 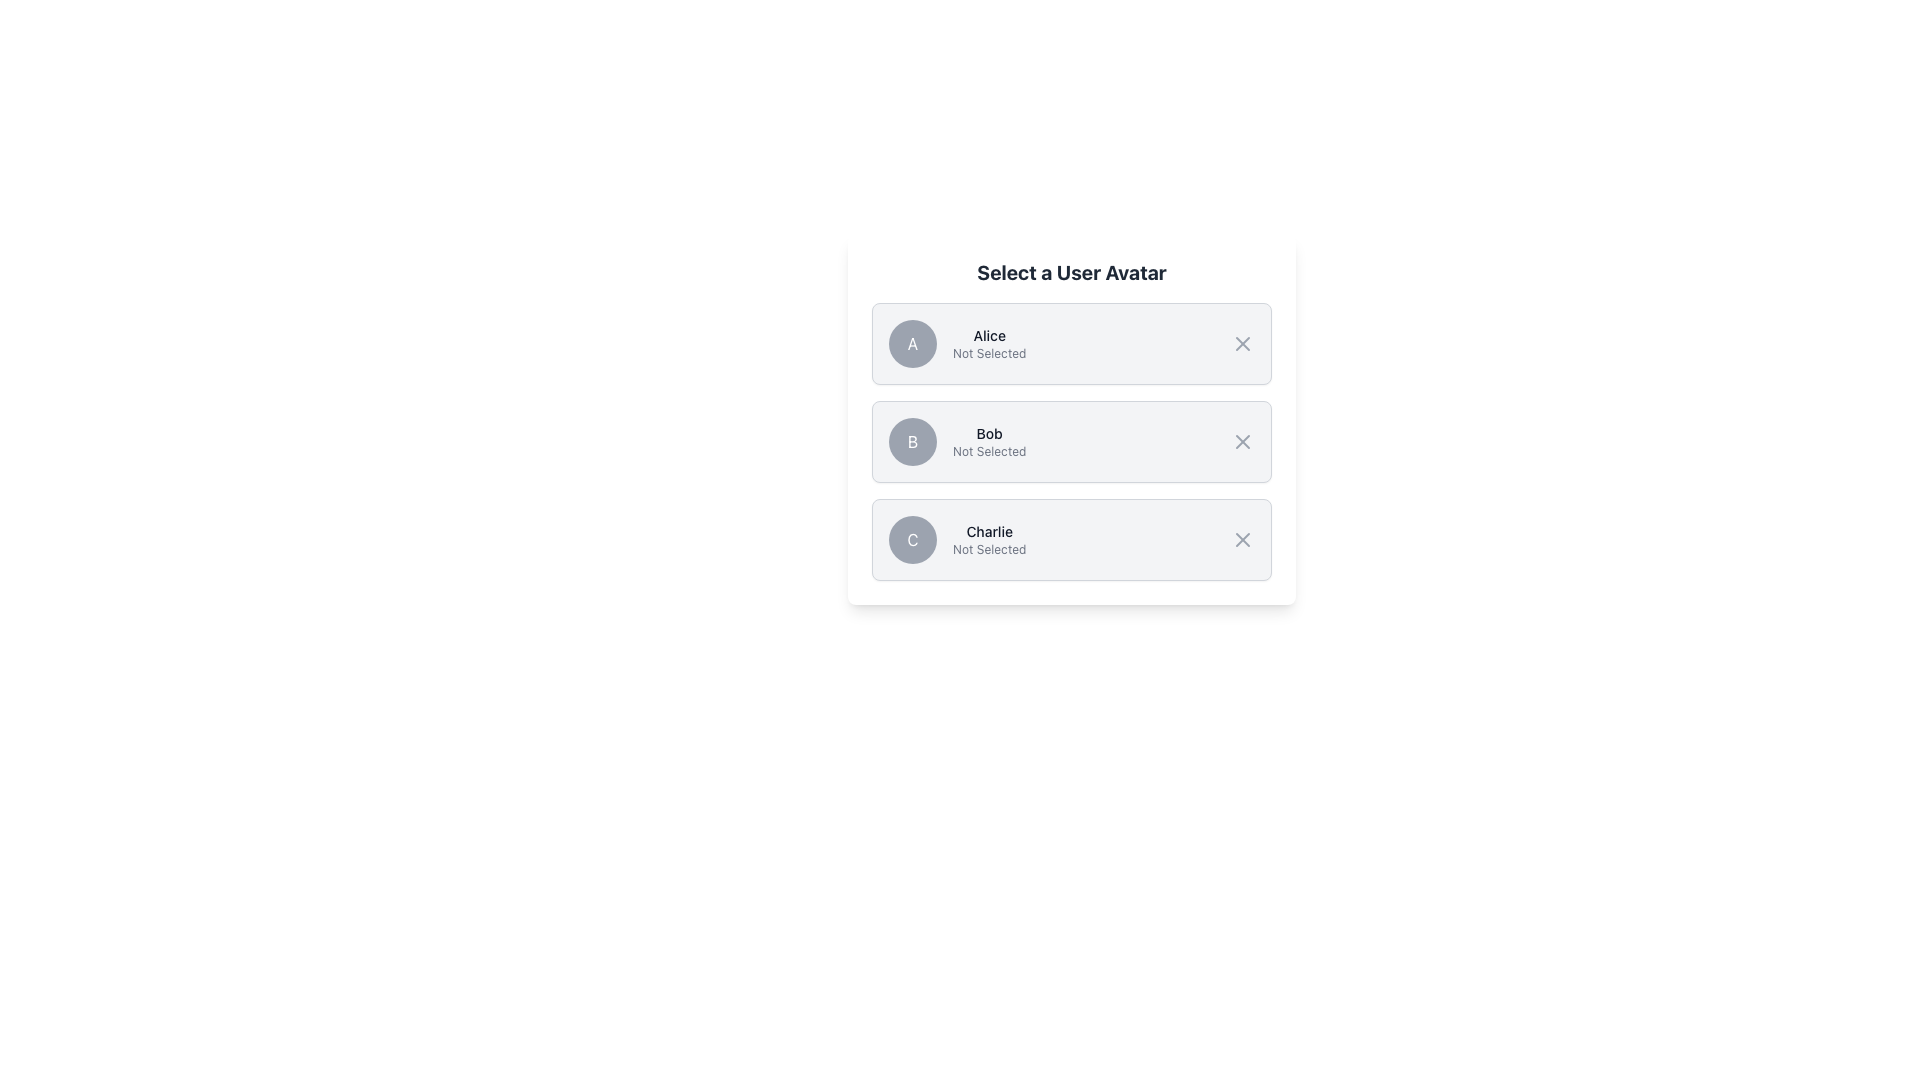 I want to click on the static text label indicating the name 'Alice', which is the first line of text under the 'Select a User Avatar' header, located to the right of the avatar icon labeled 'A', so click(x=989, y=334).